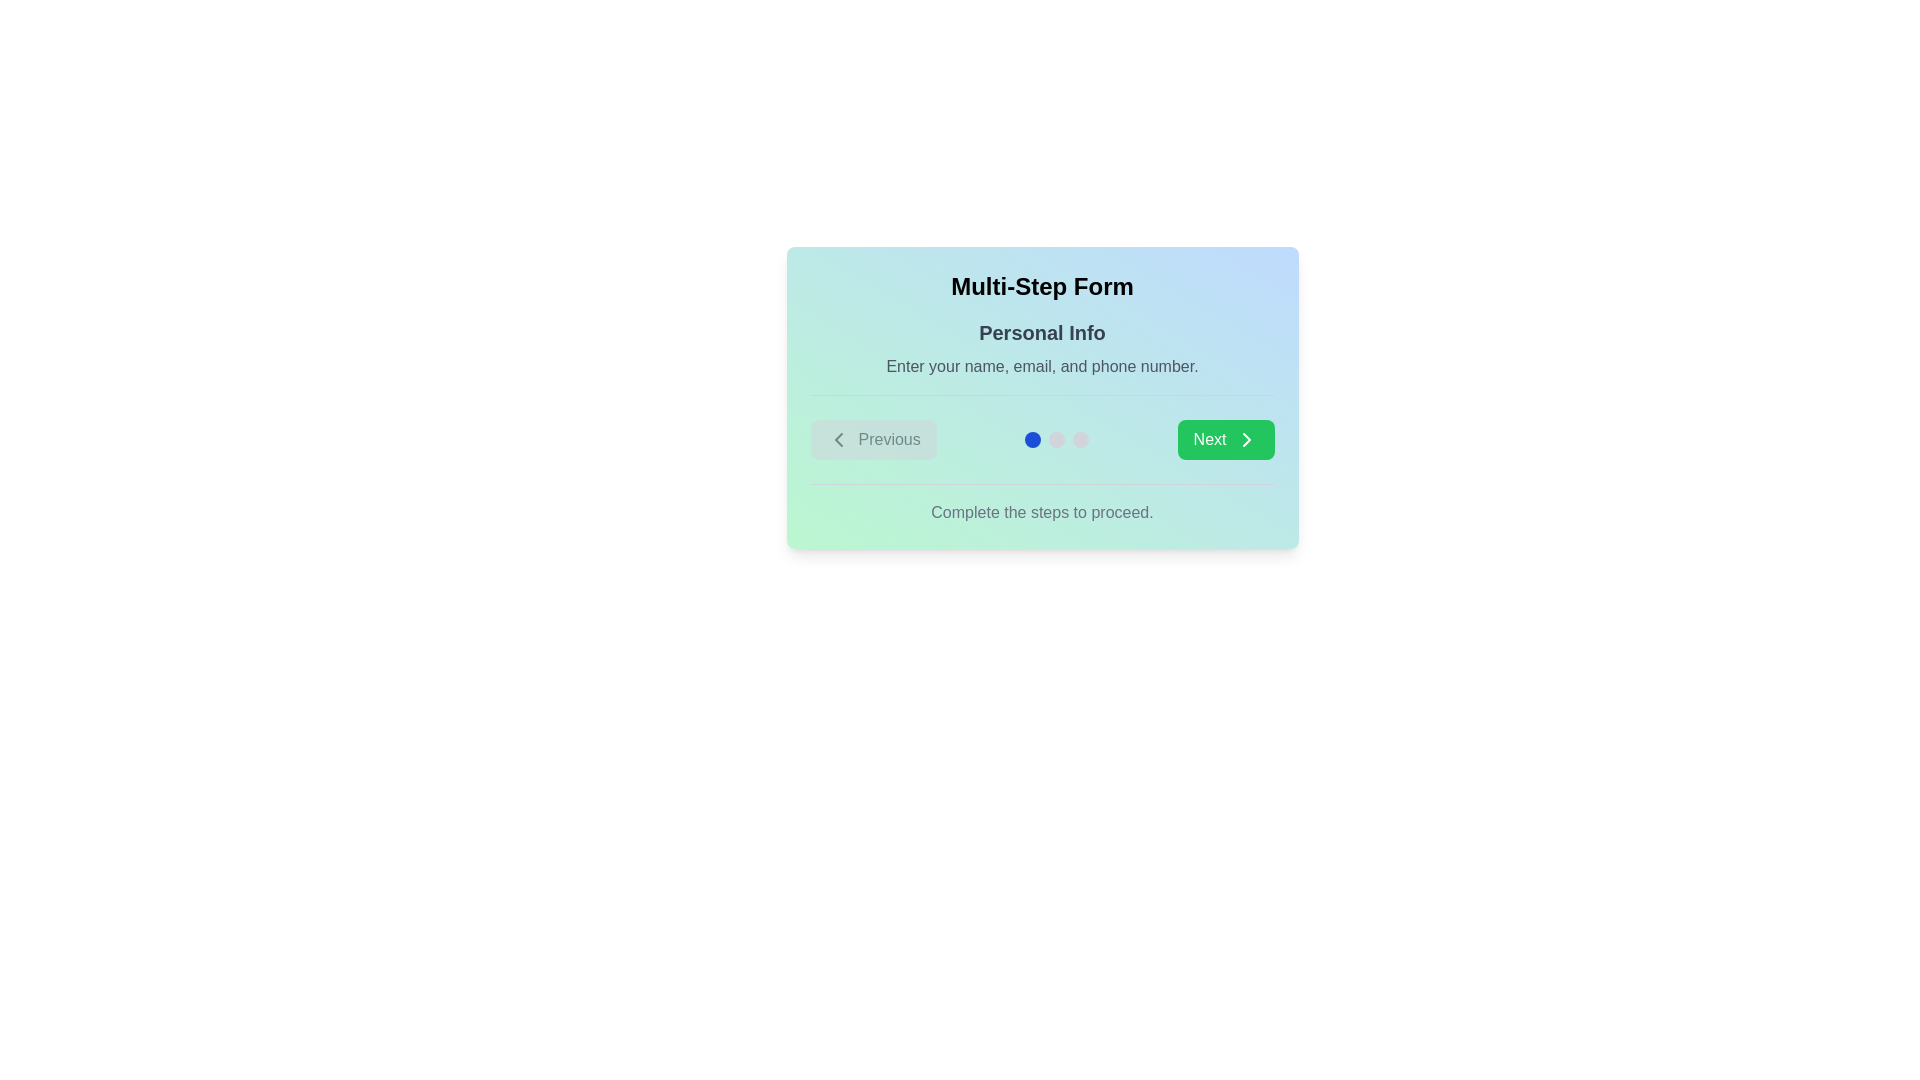 The height and width of the screenshot is (1080, 1920). What do you see at coordinates (838, 438) in the screenshot?
I see `the left-pointing chevron-shaped arrow icon that is part of the 'Previous' button` at bounding box center [838, 438].